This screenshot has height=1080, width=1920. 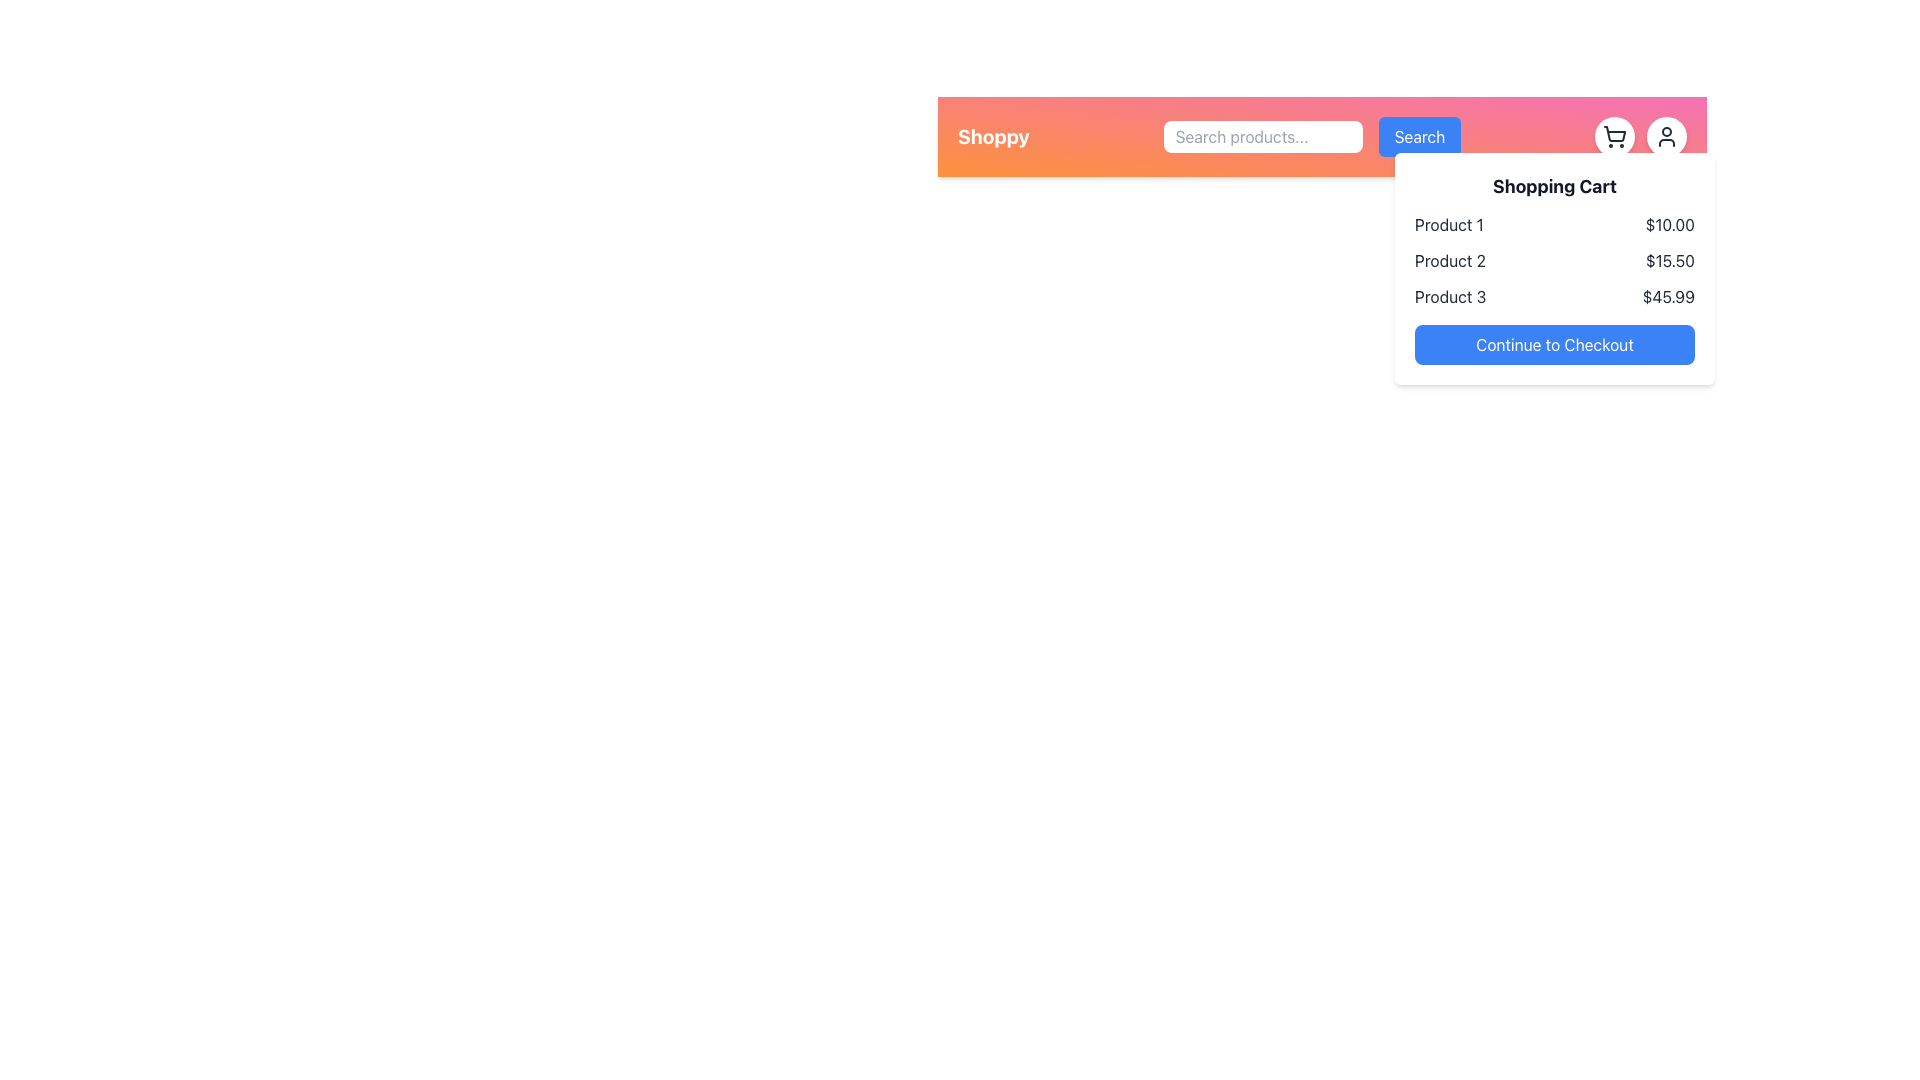 I want to click on text from the branding label located at the top left of the navigation bar, preceding the search input field, so click(x=993, y=136).